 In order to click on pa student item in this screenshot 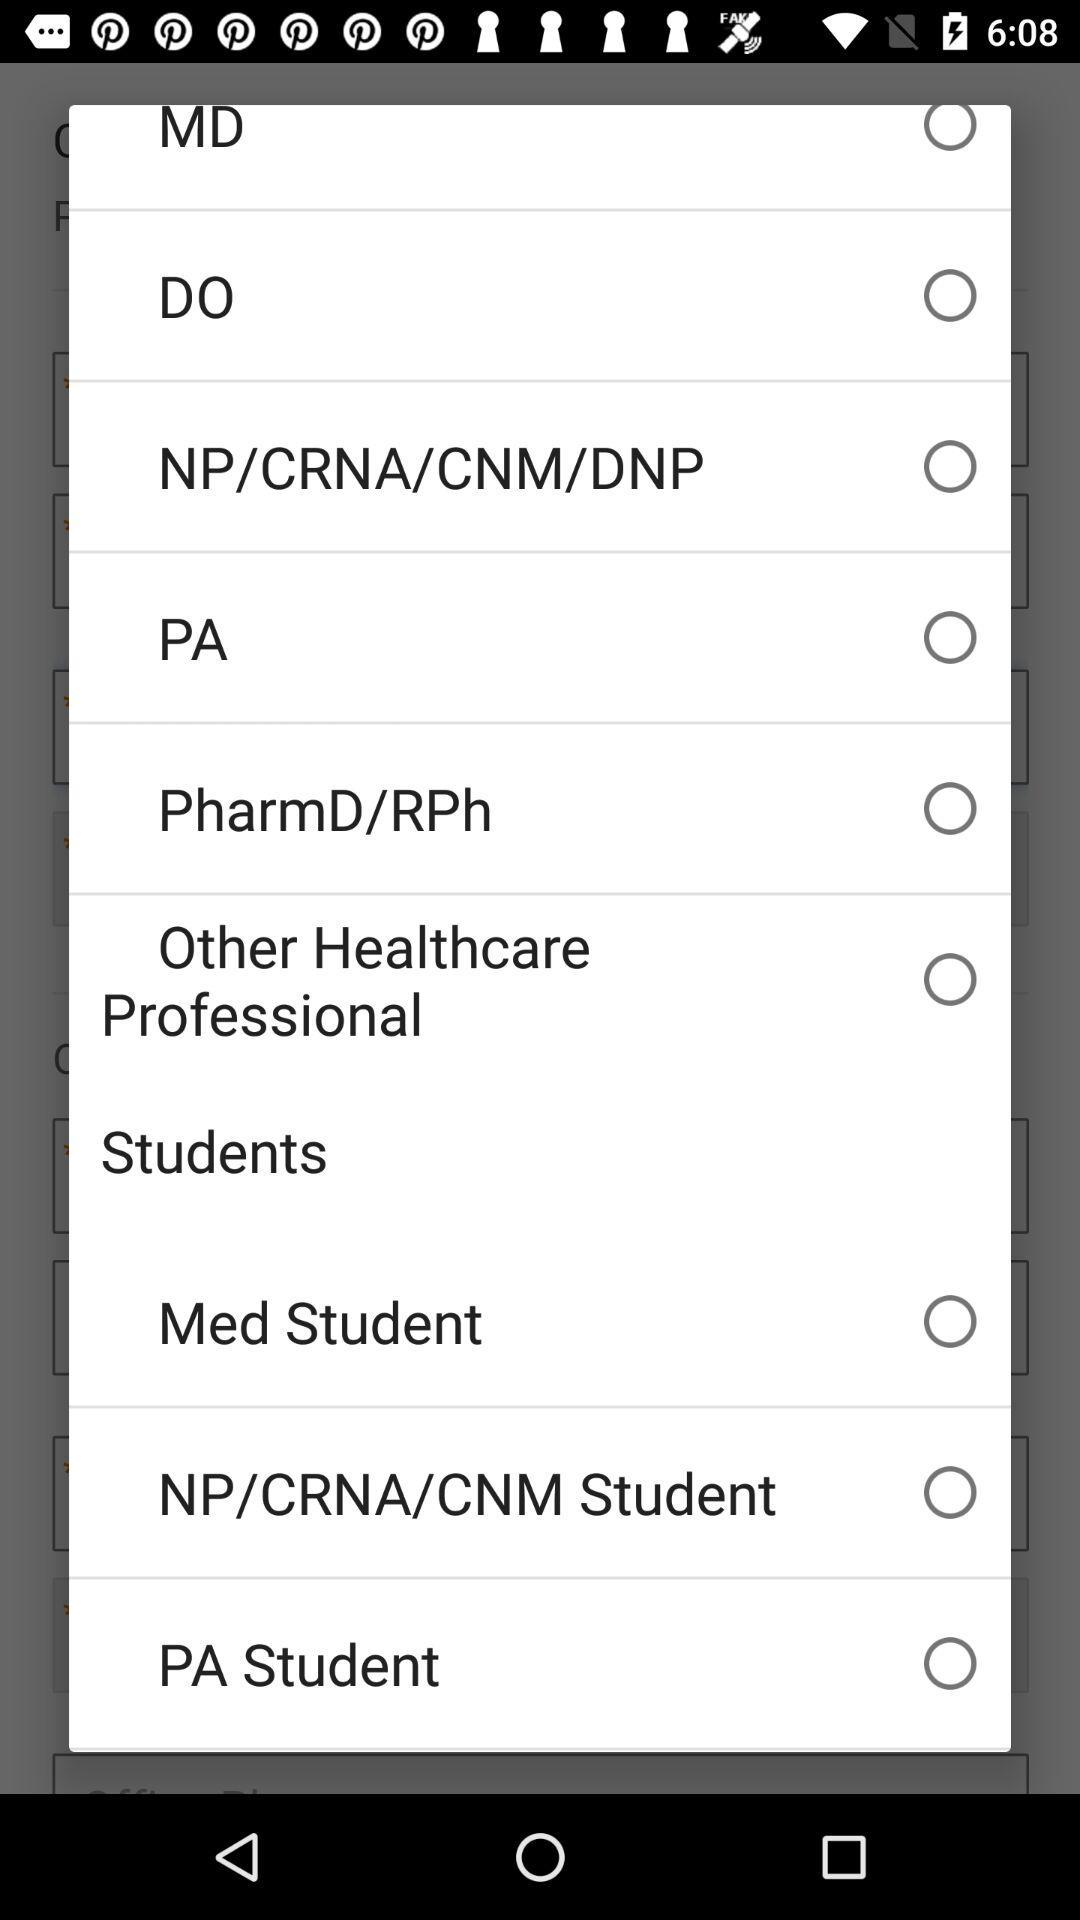, I will do `click(540, 1663)`.